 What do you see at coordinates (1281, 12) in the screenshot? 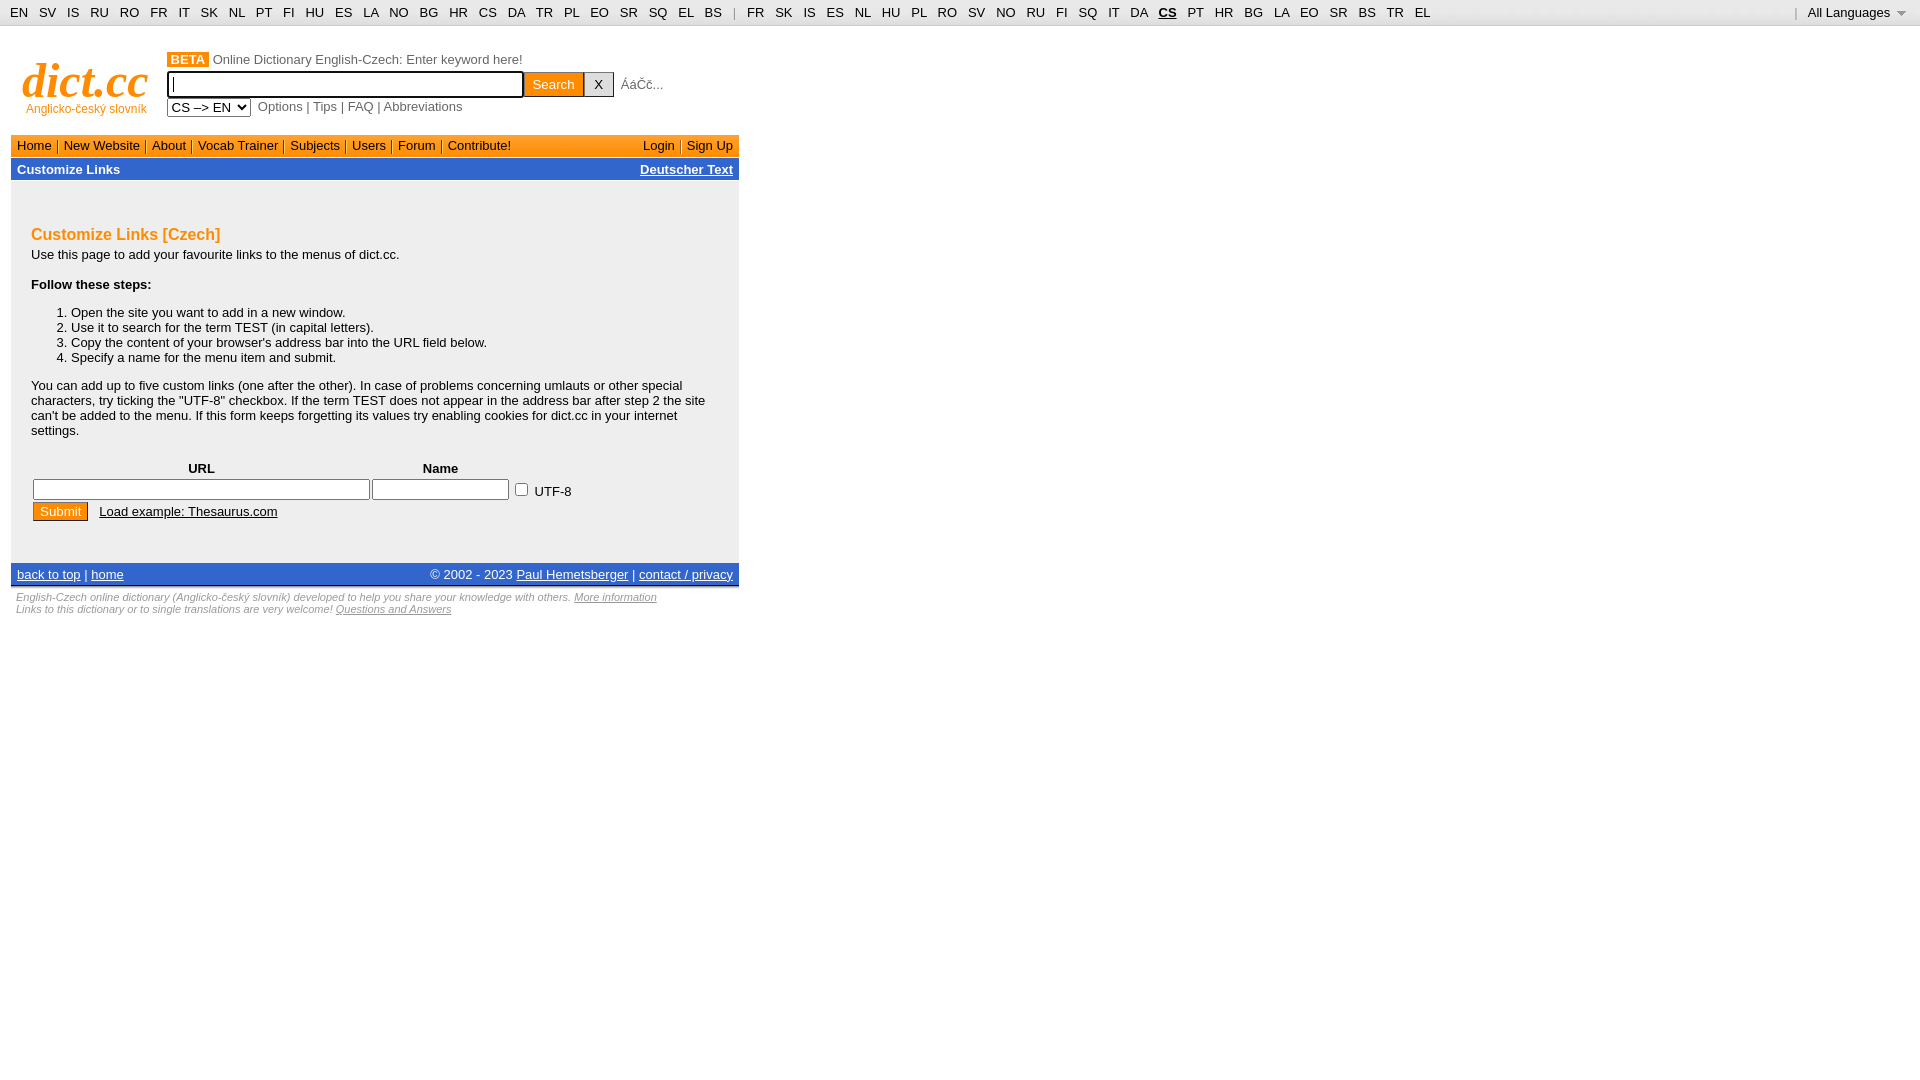
I see `'LA'` at bounding box center [1281, 12].